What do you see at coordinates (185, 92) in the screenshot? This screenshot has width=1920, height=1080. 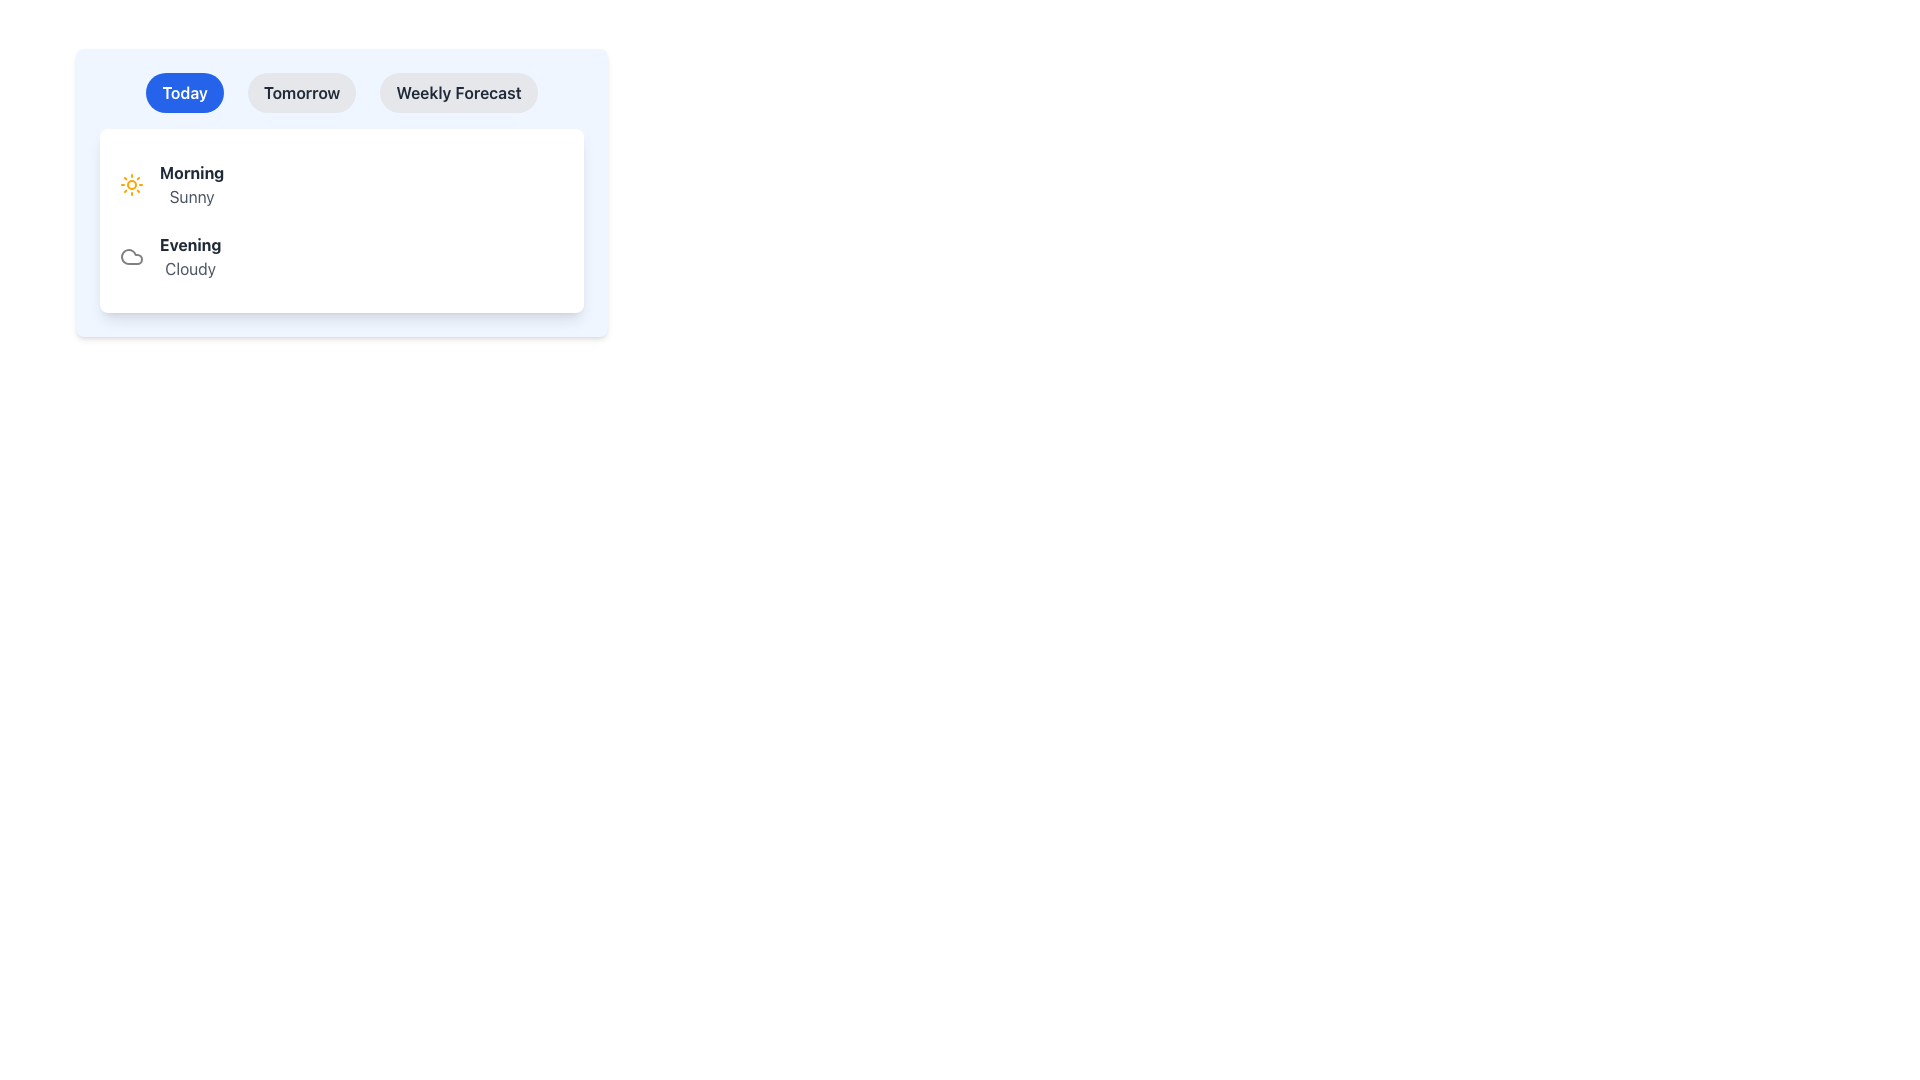 I see `the rounded button labeled 'Today' with white text and a blue background to trigger tooltip effects` at bounding box center [185, 92].